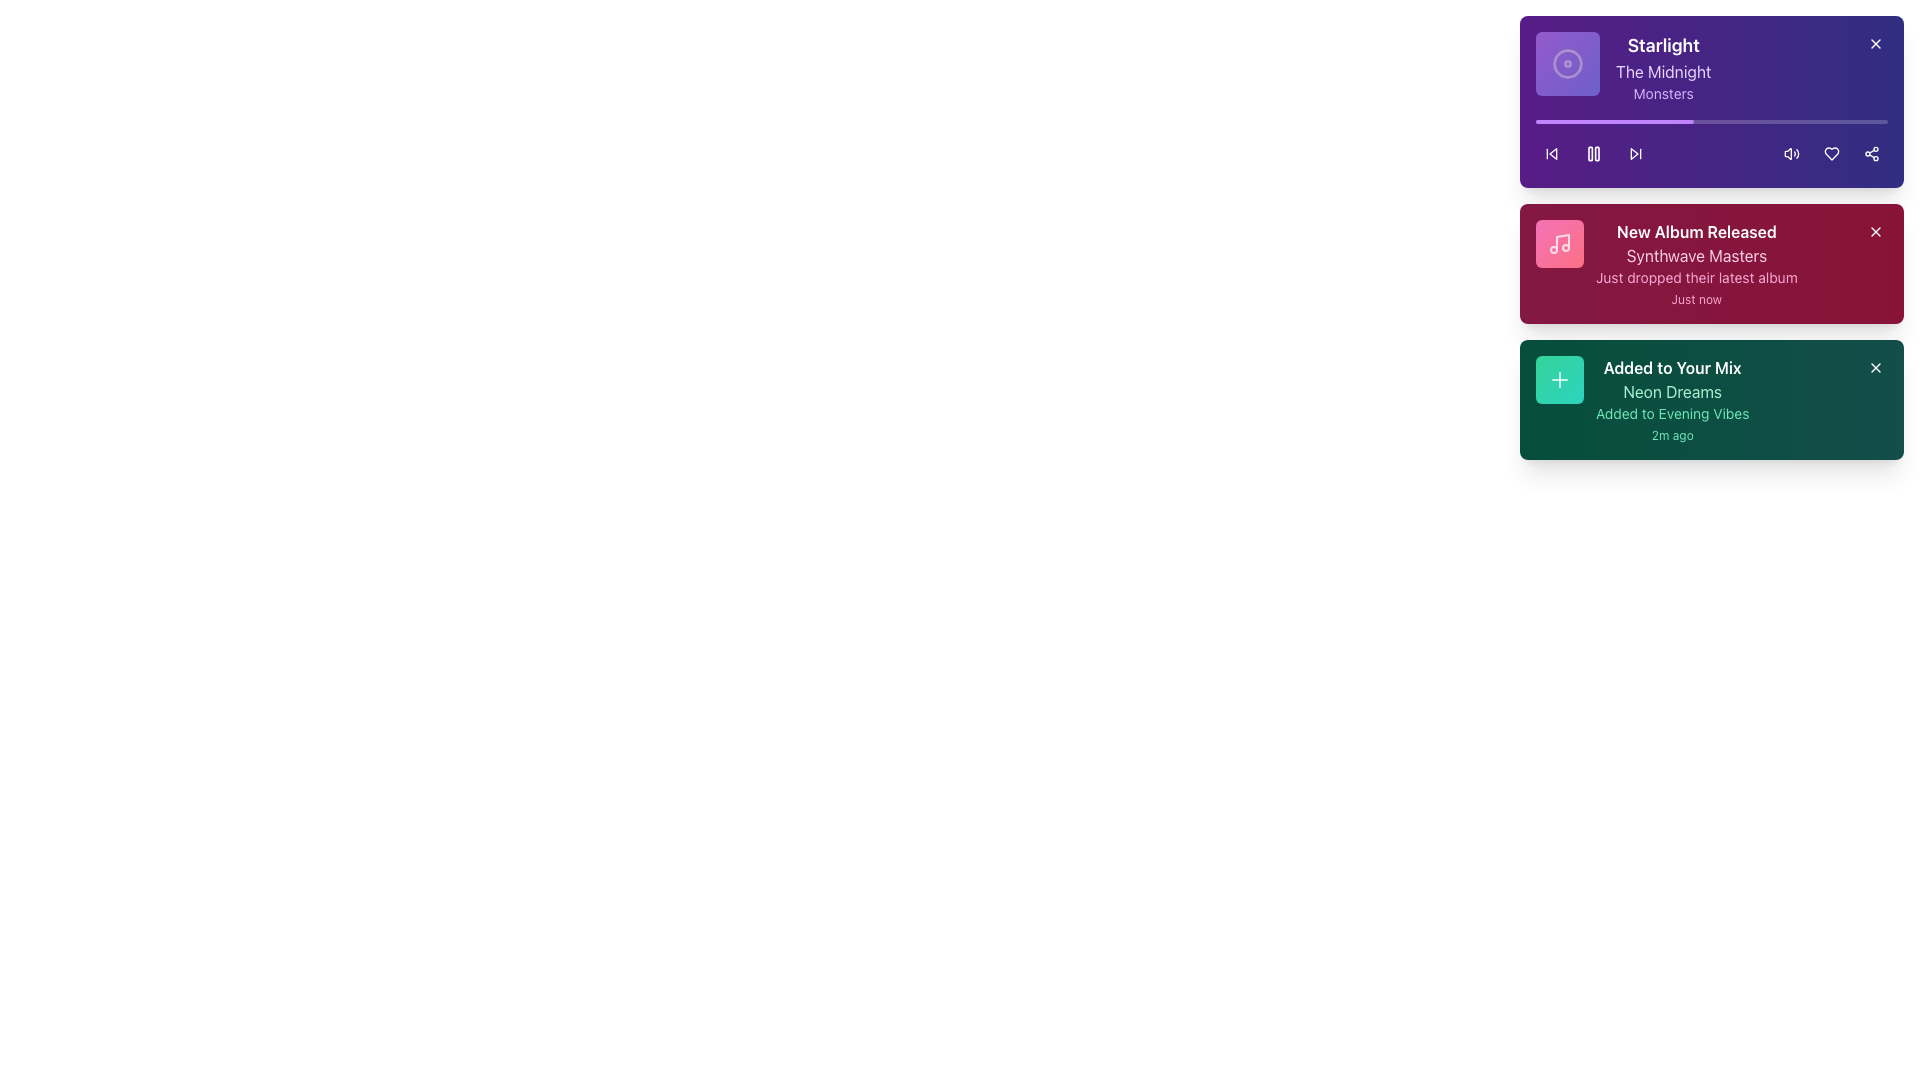  Describe the element at coordinates (1695, 254) in the screenshot. I see `the Text Label that indicates the name of the album or release associated with the notification, positioned below the 'New Album Released' heading` at that location.